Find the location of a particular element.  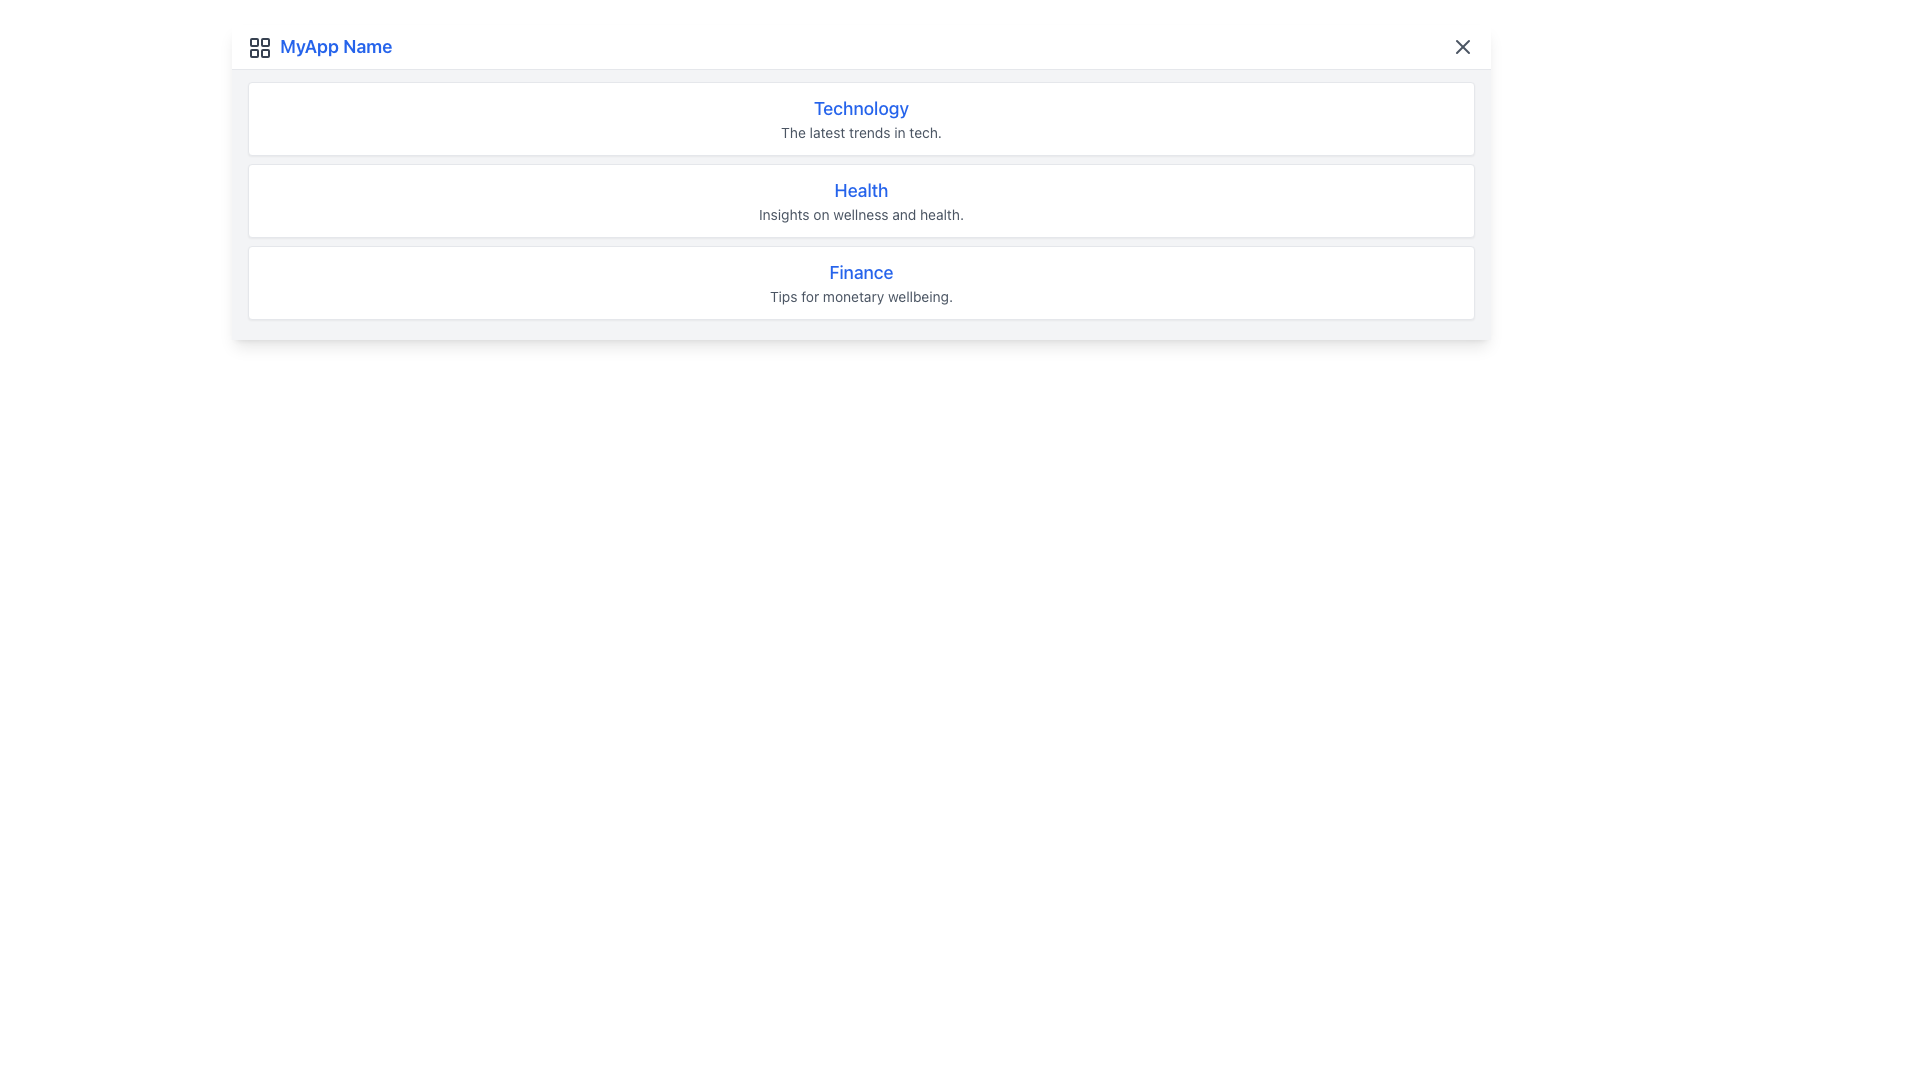

text label displaying 'Tips for monetary wellbeing.' which is located directly underneath the bold blue title 'Finance.' is located at coordinates (861, 297).